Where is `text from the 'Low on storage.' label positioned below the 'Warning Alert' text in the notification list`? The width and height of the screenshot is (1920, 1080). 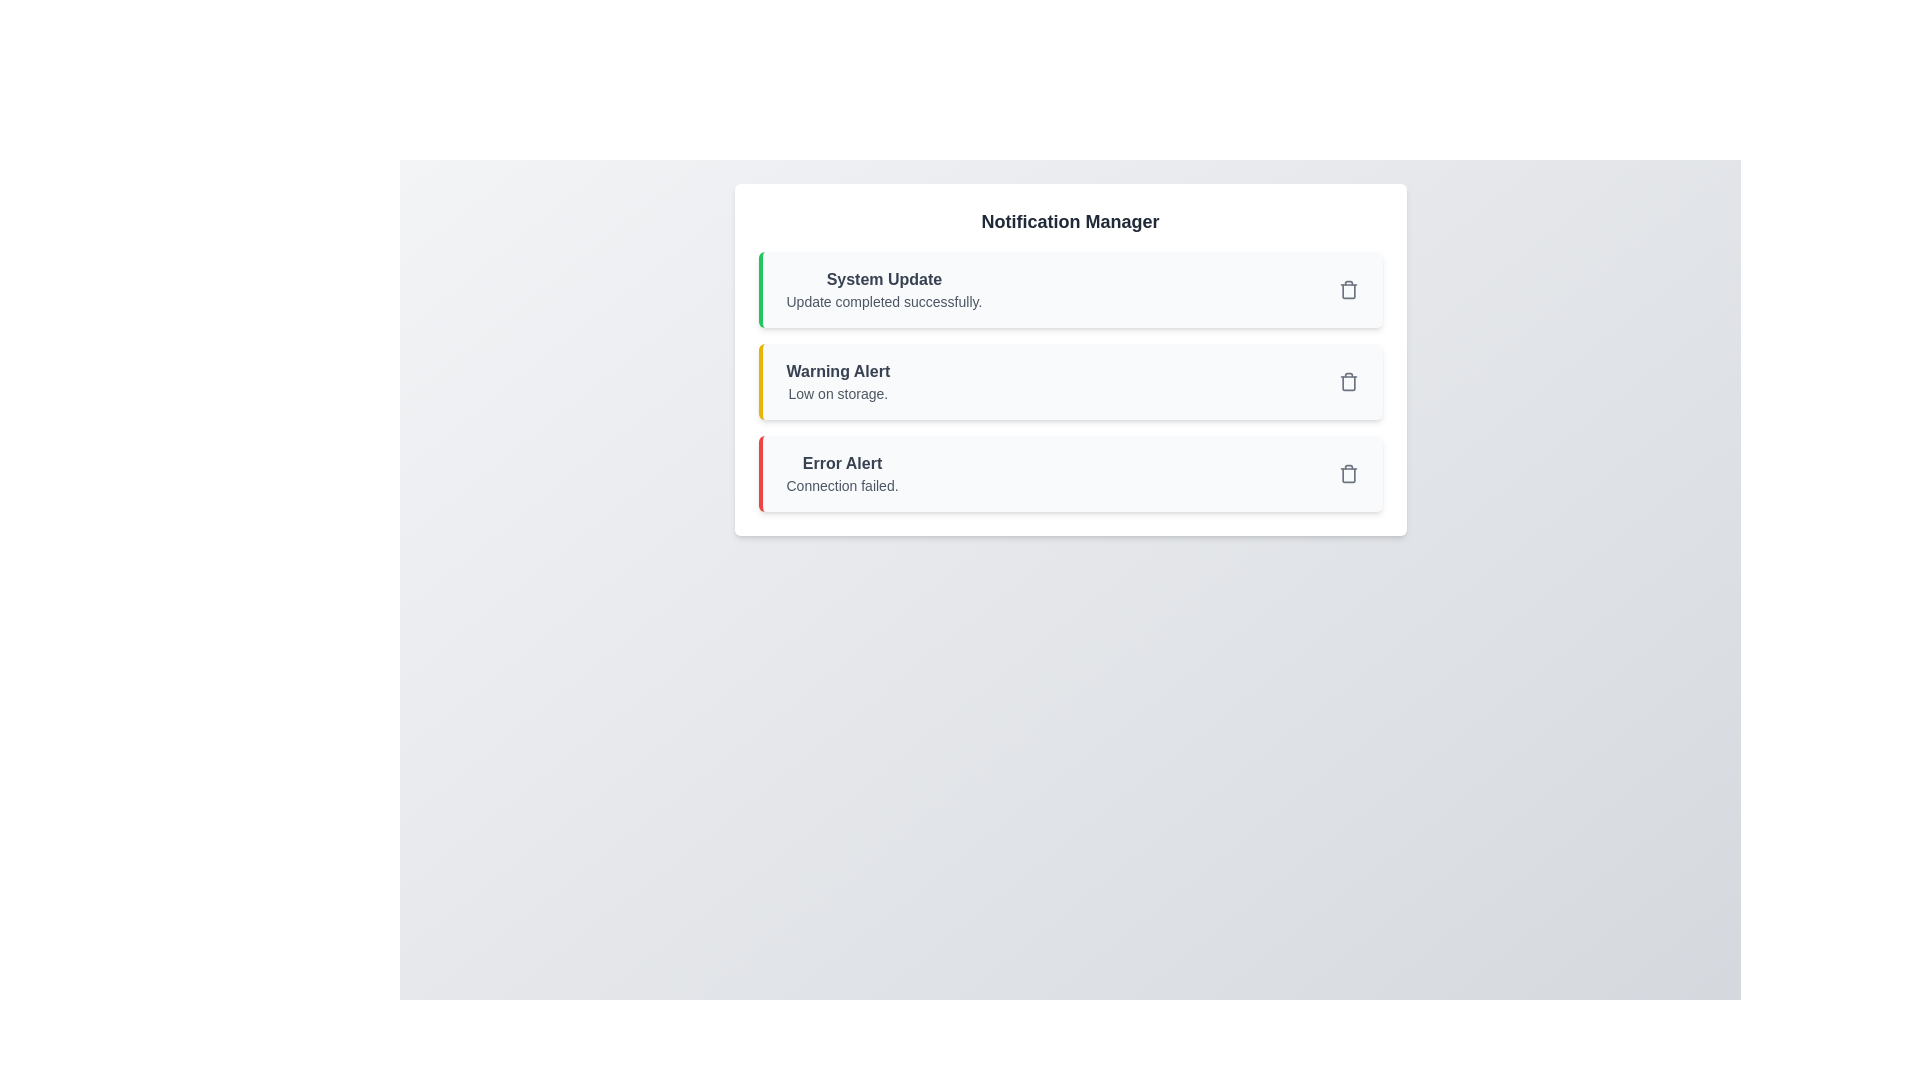 text from the 'Low on storage.' label positioned below the 'Warning Alert' text in the notification list is located at coordinates (838, 393).